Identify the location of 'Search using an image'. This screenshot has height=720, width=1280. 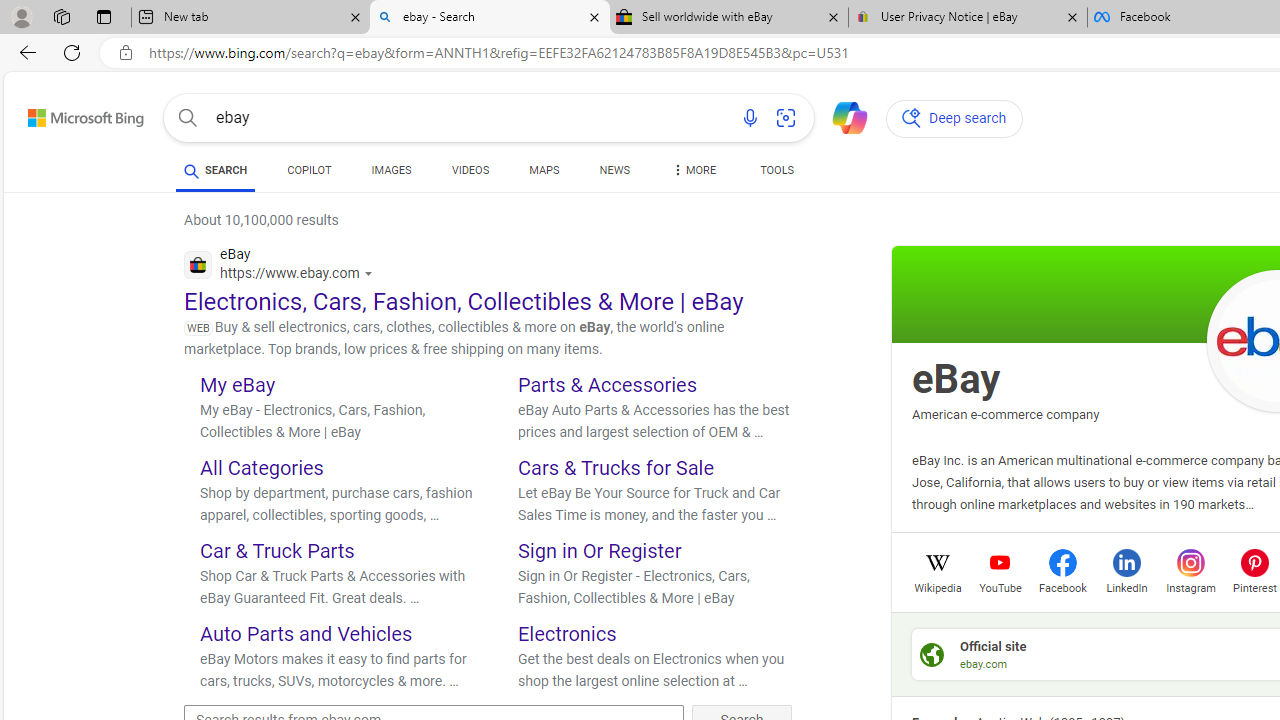
(784, 118).